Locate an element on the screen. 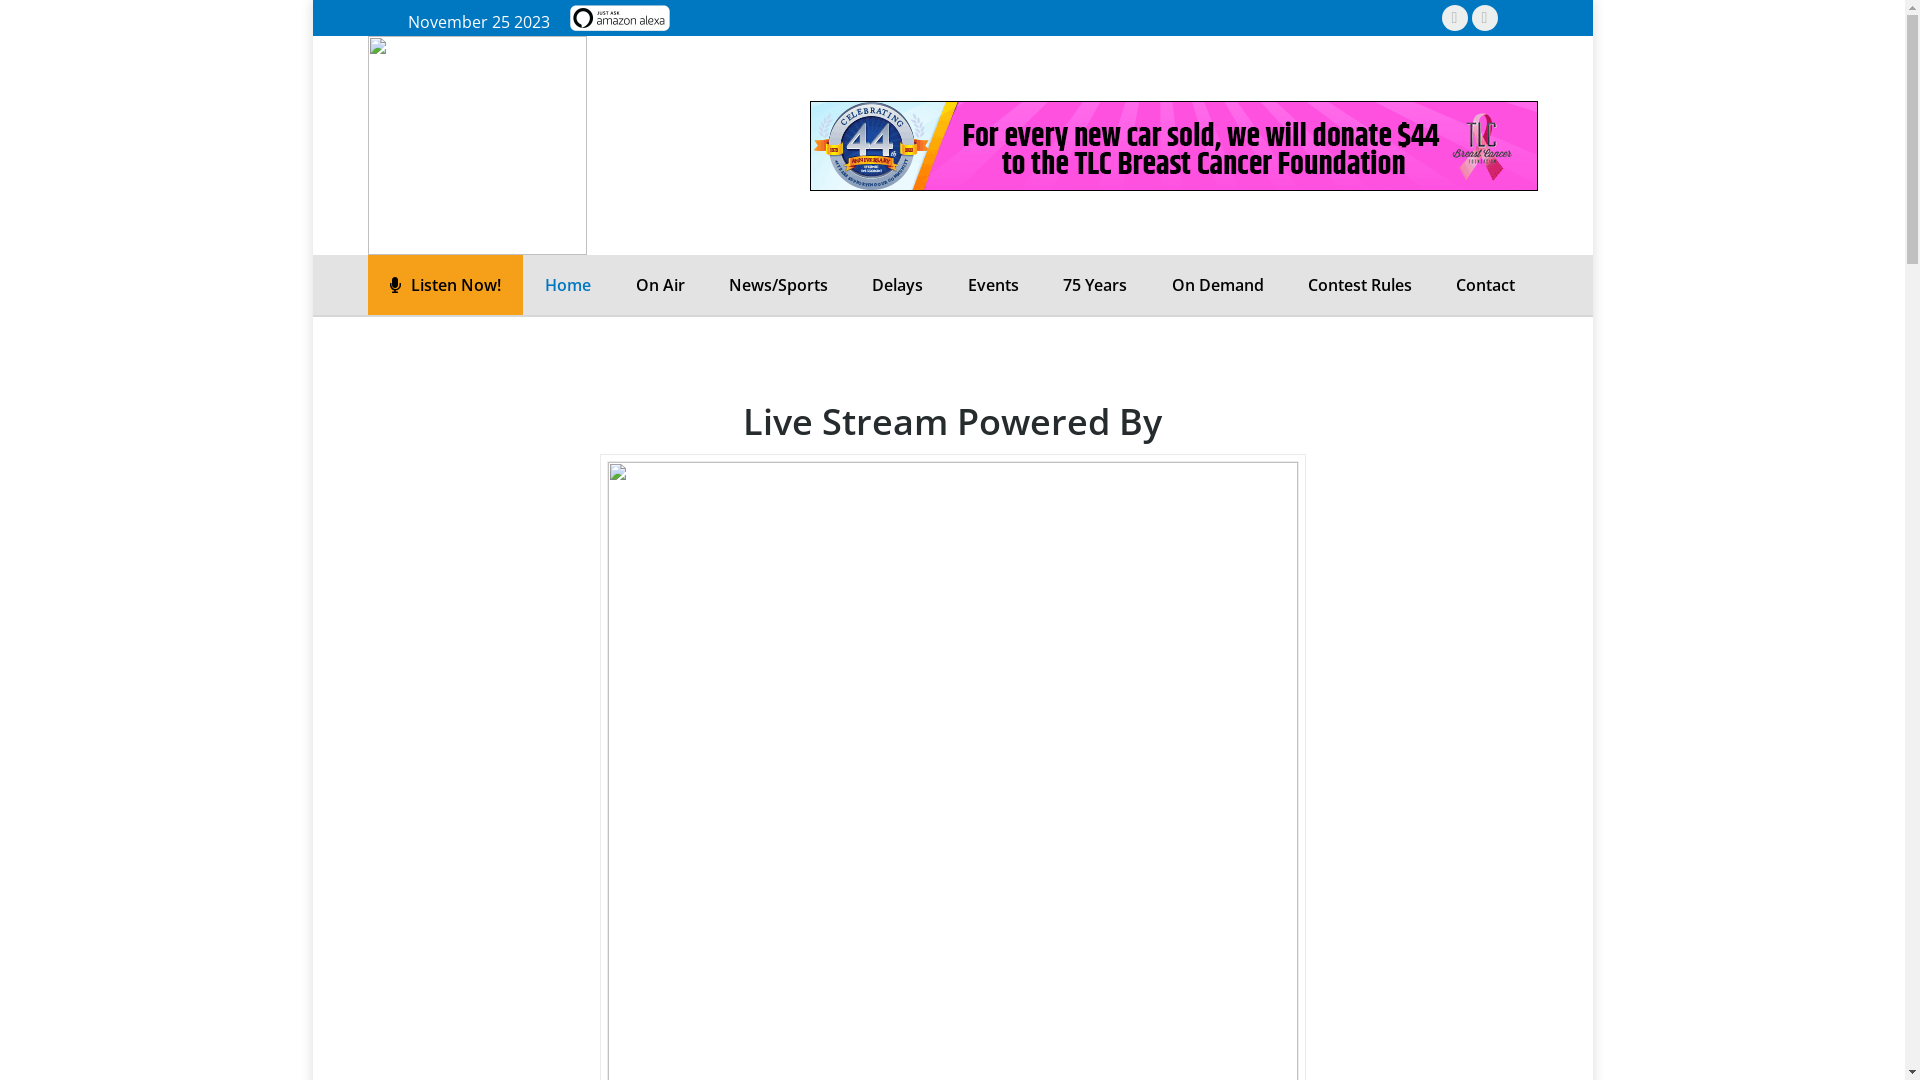  'Listen Now!' is located at coordinates (443, 285).